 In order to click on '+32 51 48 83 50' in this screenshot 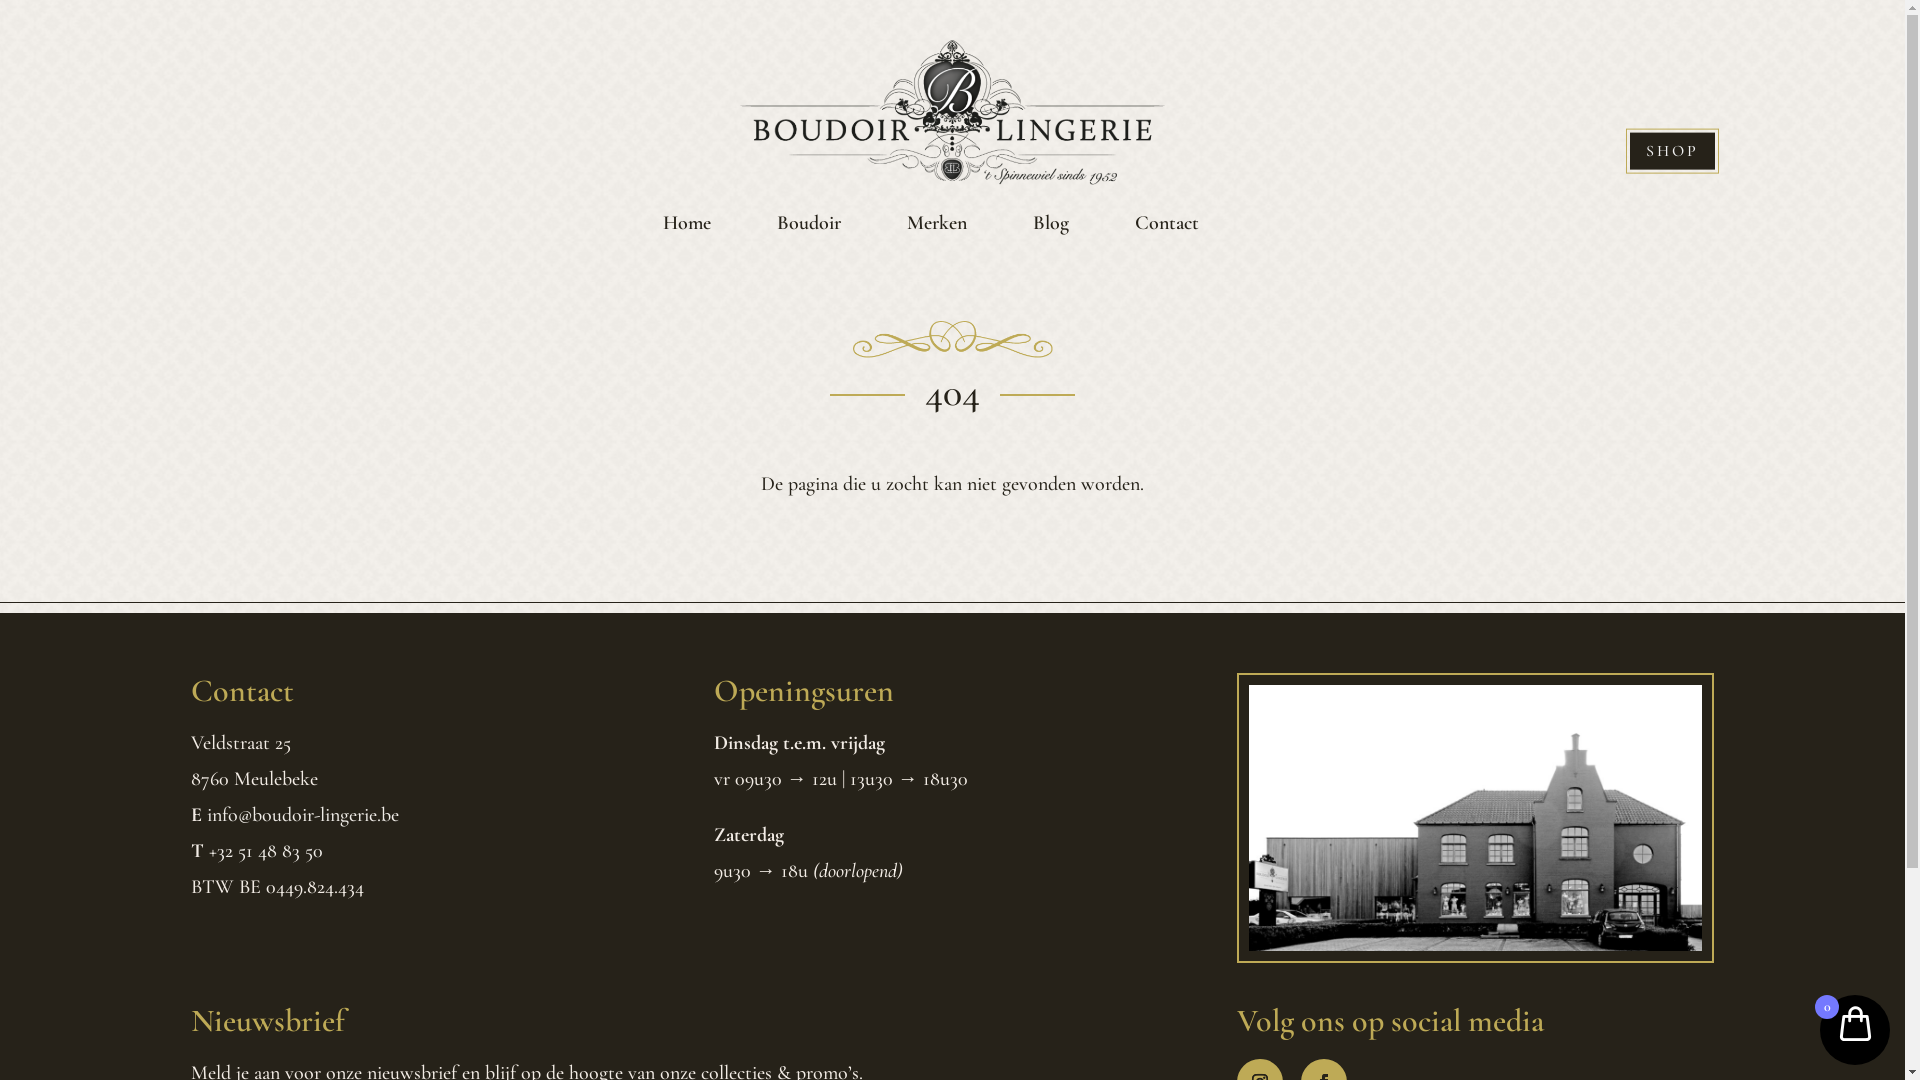, I will do `click(207, 851)`.